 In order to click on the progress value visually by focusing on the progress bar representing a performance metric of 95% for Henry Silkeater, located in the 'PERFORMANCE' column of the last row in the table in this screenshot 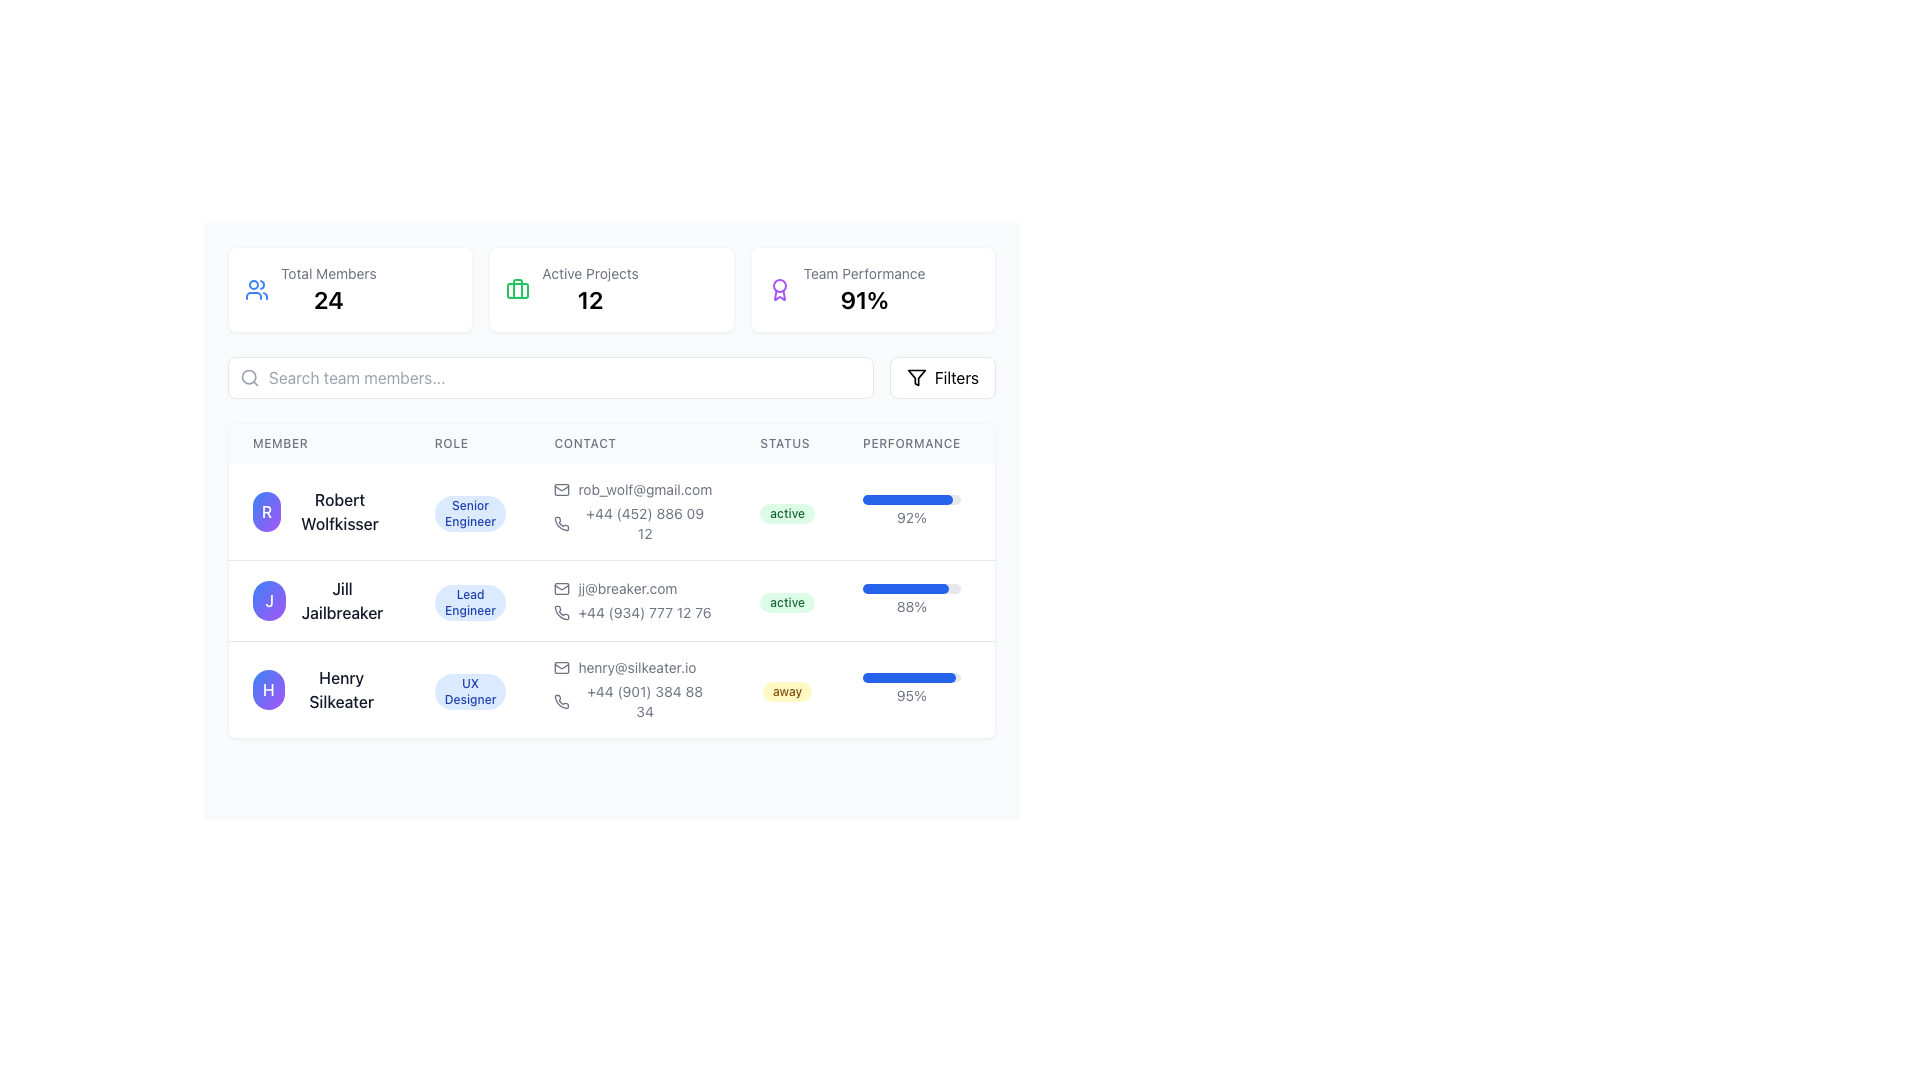, I will do `click(911, 677)`.